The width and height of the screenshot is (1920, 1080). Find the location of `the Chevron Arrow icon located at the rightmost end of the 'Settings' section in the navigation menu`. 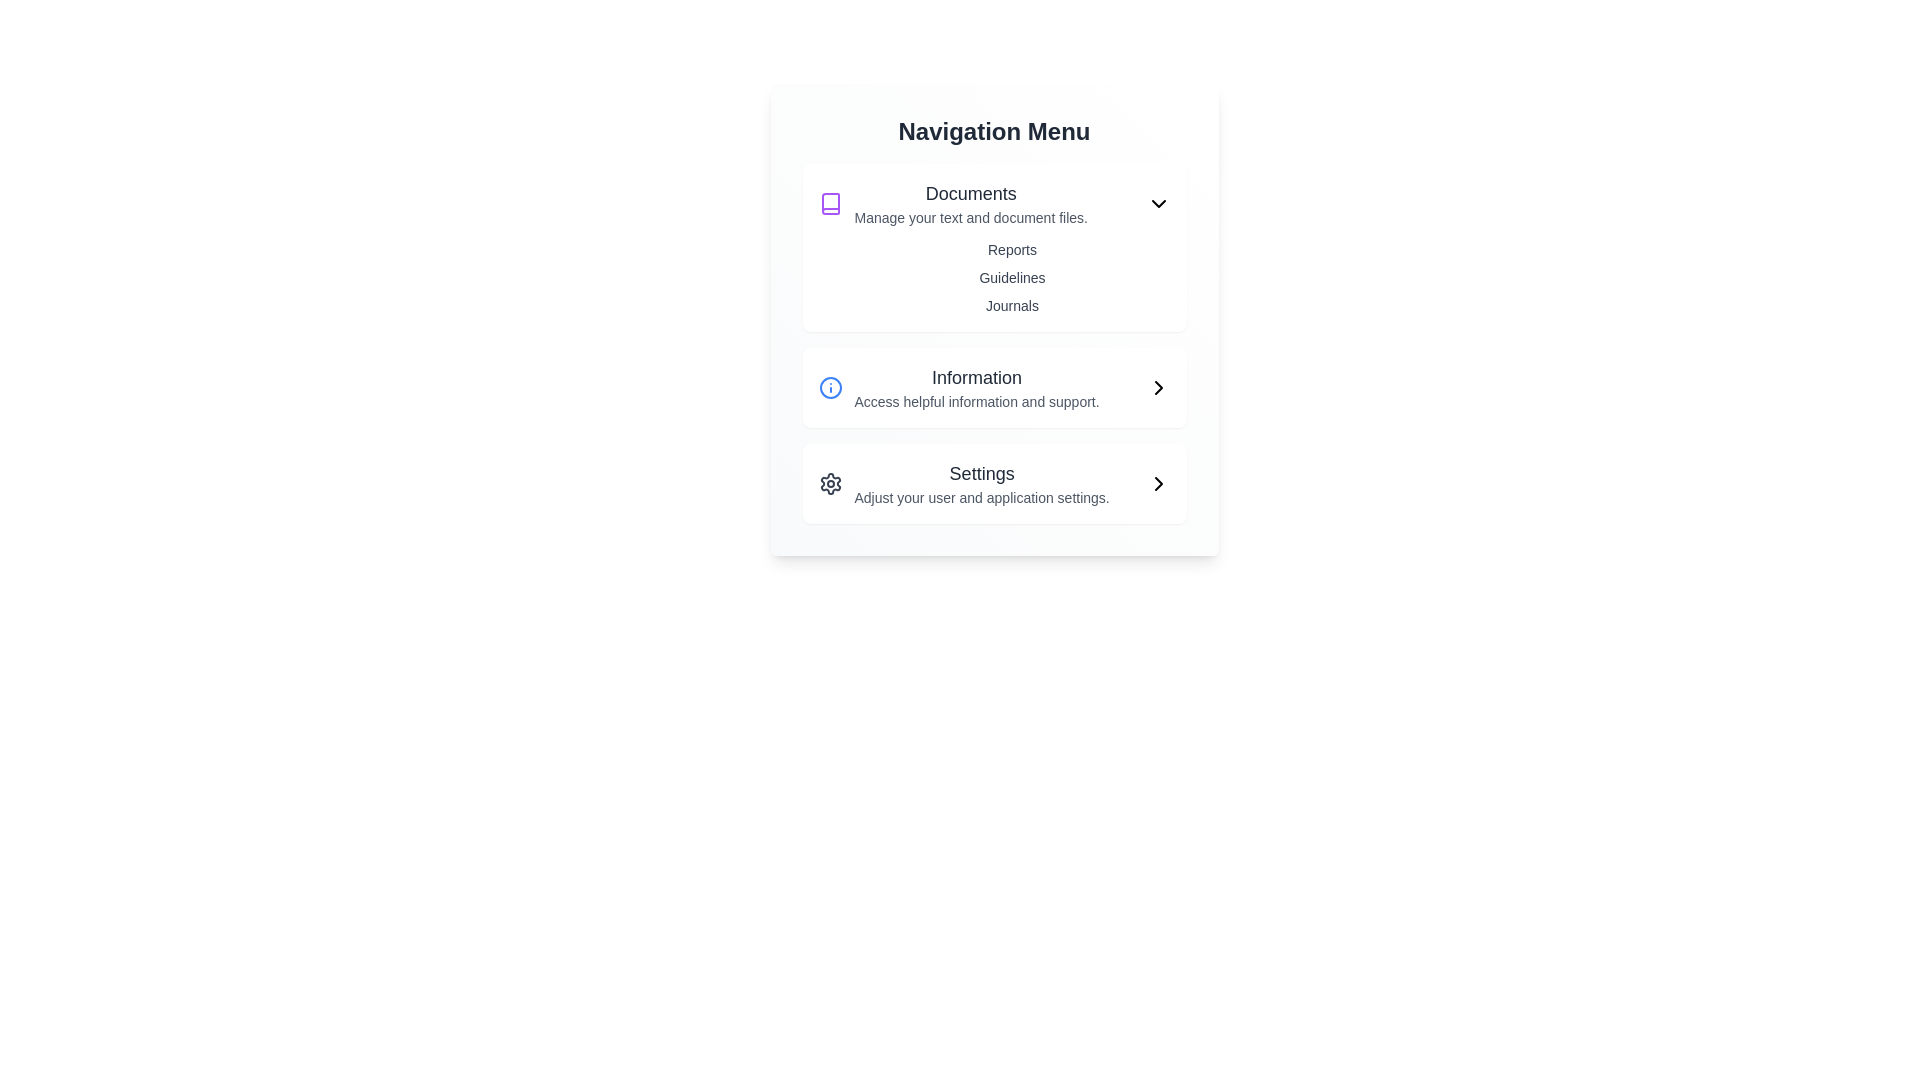

the Chevron Arrow icon located at the rightmost end of the 'Settings' section in the navigation menu is located at coordinates (1158, 483).